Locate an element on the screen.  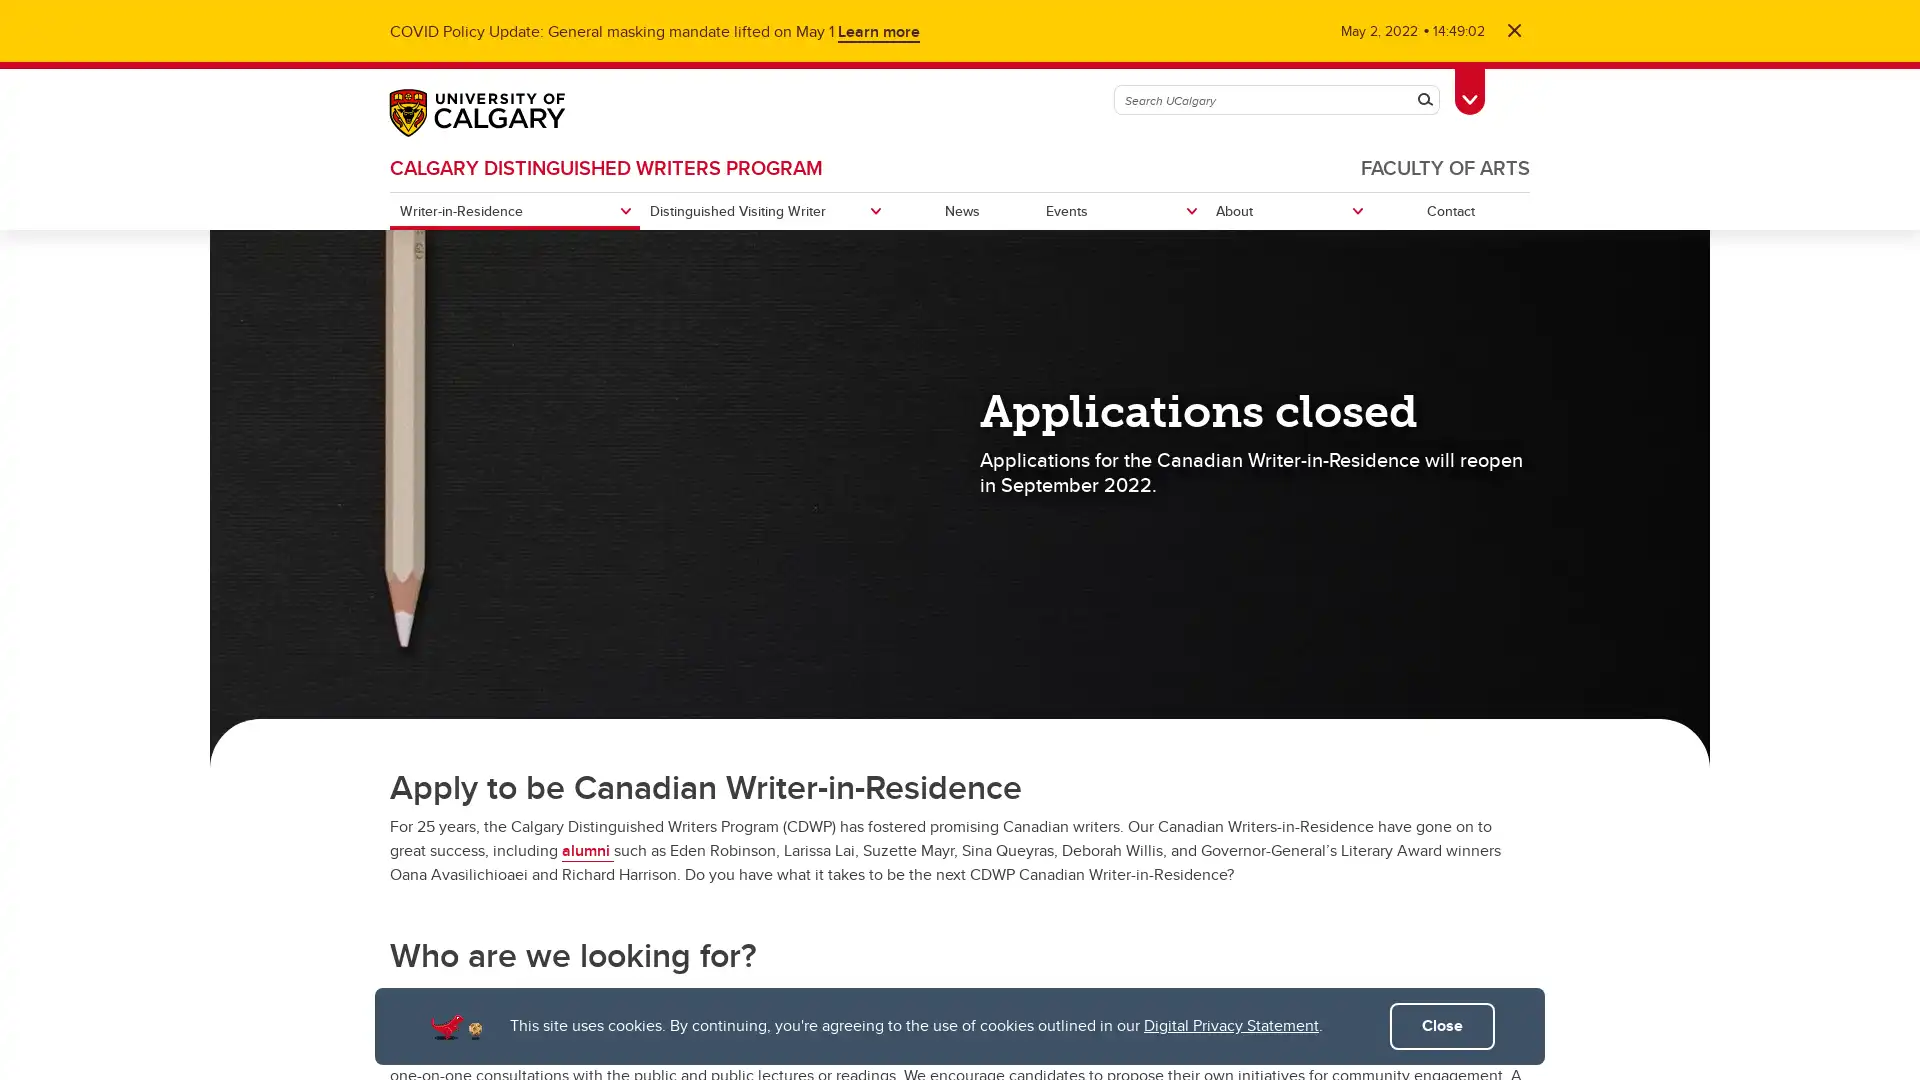
Close is located at coordinates (1442, 1026).